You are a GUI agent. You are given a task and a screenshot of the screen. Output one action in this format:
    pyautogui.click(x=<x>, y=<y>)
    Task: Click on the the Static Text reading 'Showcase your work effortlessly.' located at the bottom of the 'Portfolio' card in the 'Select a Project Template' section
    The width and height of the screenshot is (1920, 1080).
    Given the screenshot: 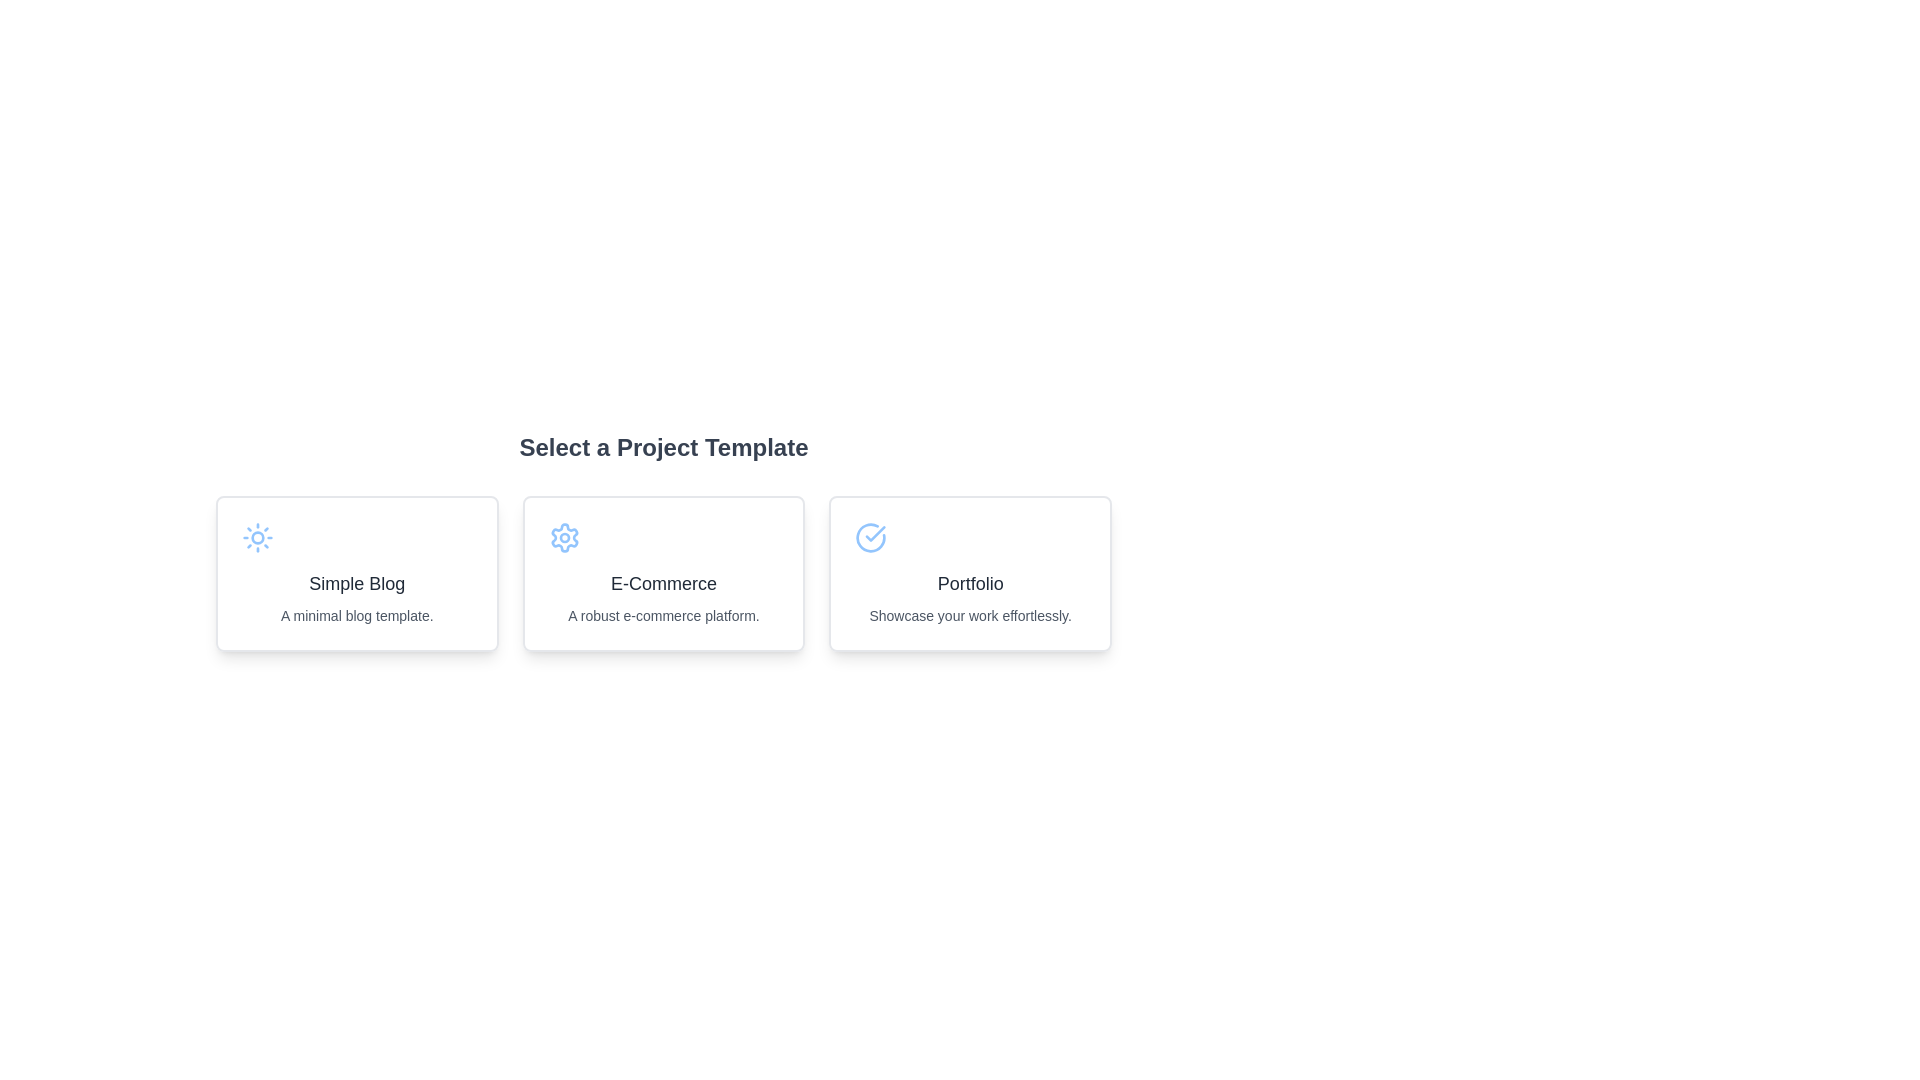 What is the action you would take?
    pyautogui.click(x=970, y=615)
    